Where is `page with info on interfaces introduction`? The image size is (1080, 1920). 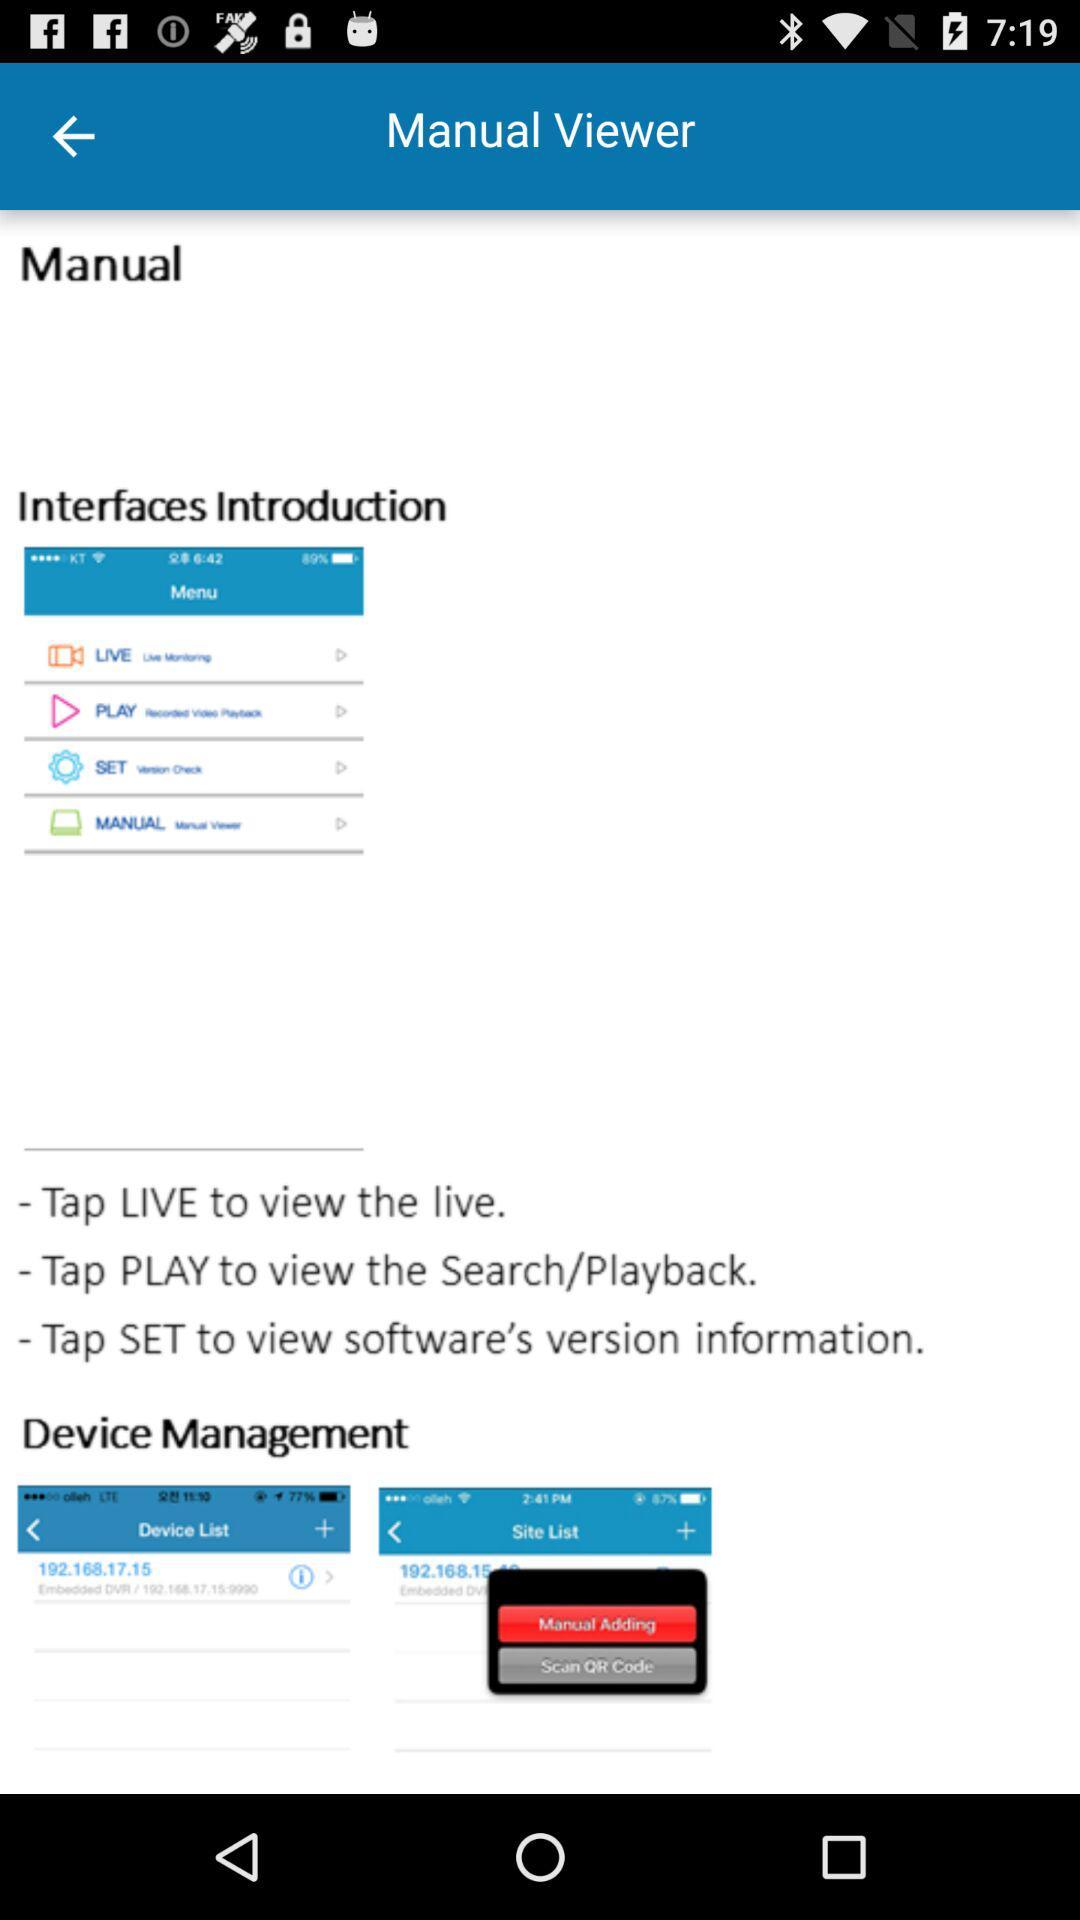 page with info on interfaces introduction is located at coordinates (540, 1002).